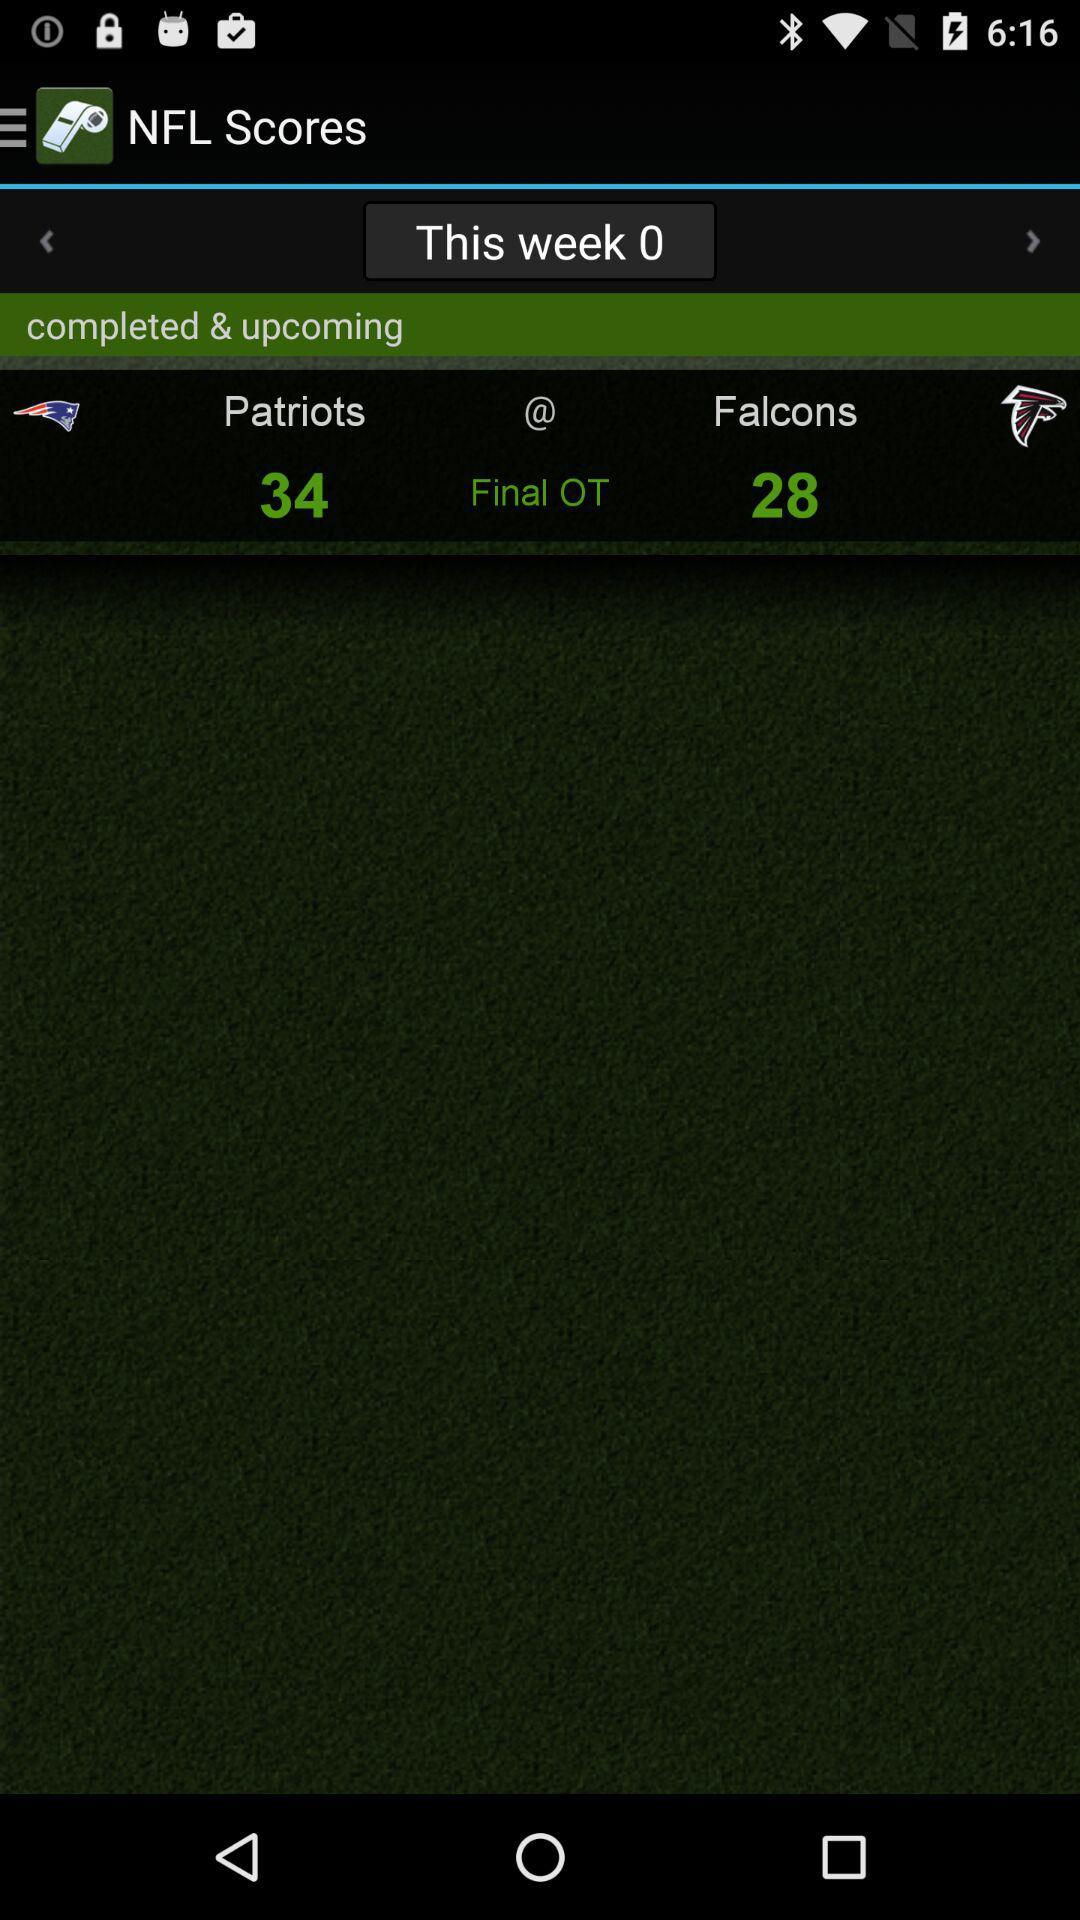 The width and height of the screenshot is (1080, 1920). I want to click on icon next to this week 0 item, so click(1033, 240).